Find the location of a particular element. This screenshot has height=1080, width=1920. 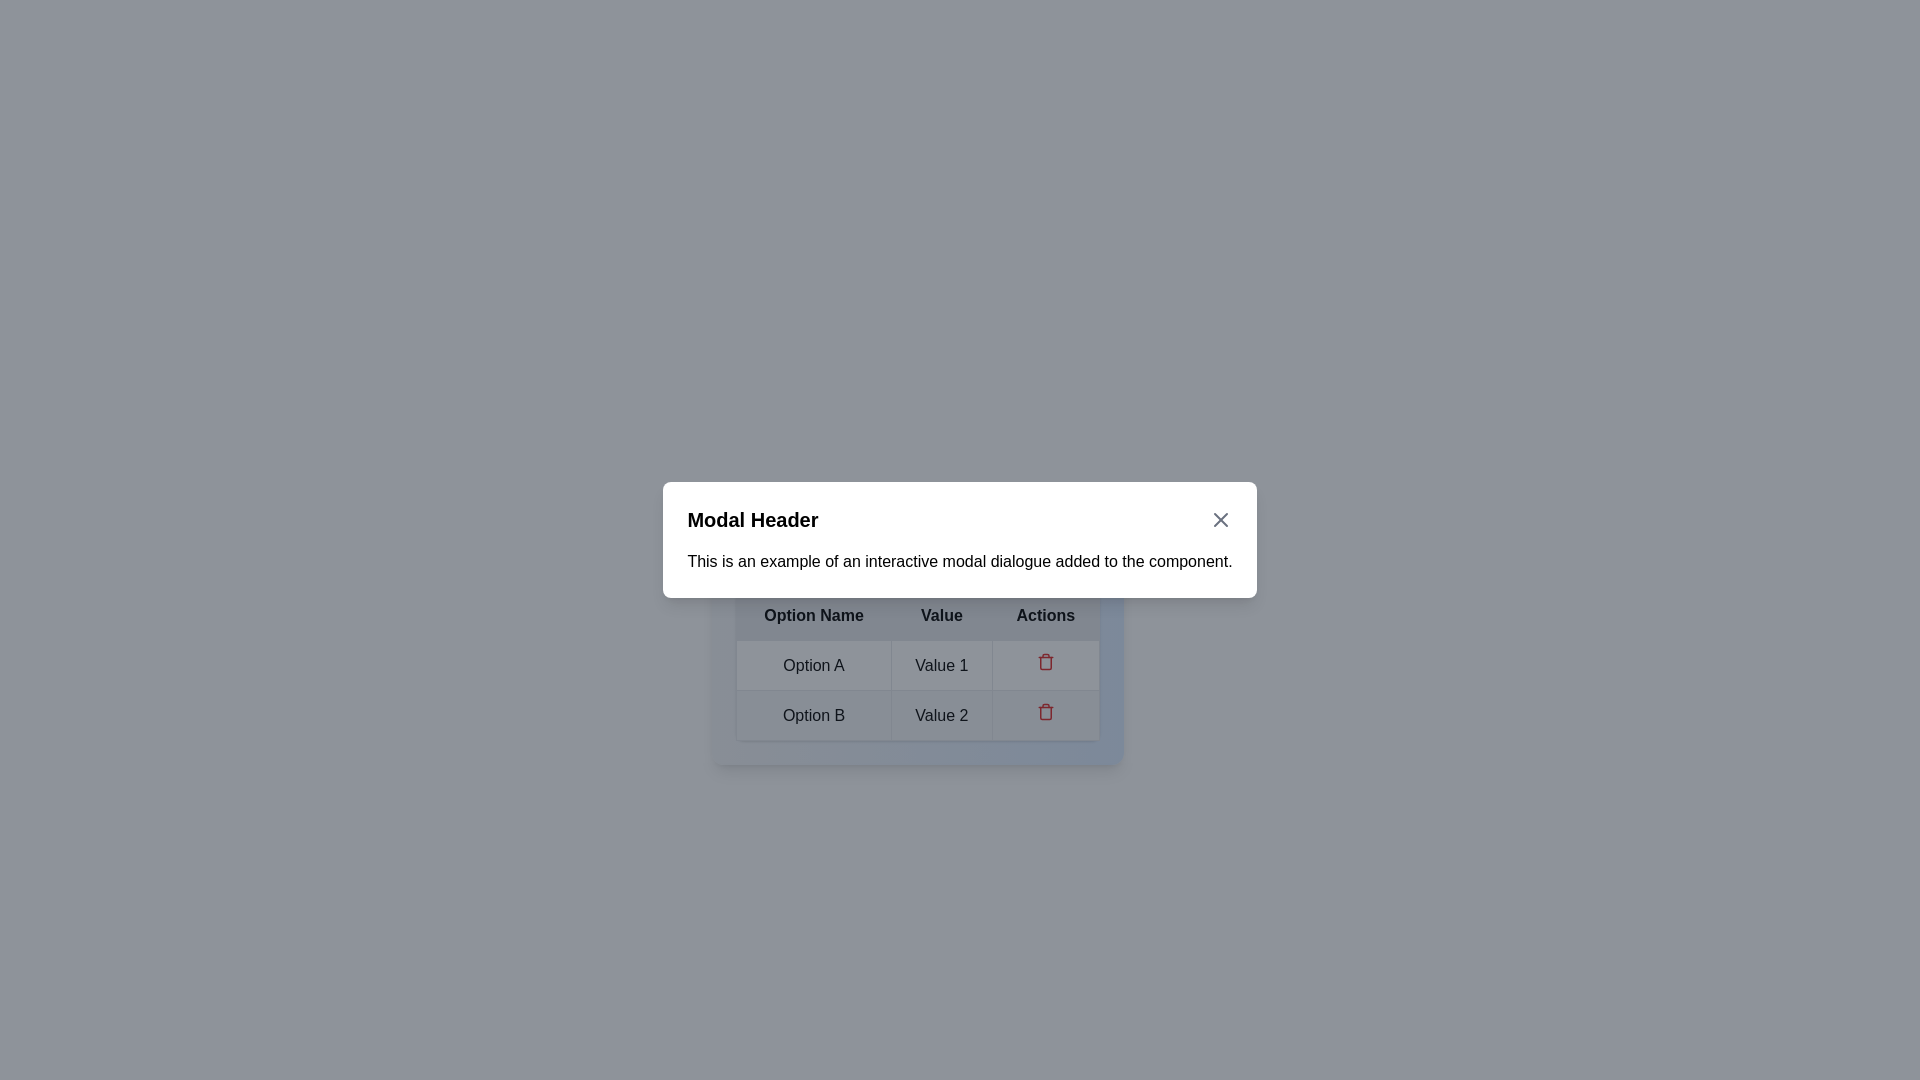

the close button icon located at the right edge of the modal dialog header is located at coordinates (1219, 519).